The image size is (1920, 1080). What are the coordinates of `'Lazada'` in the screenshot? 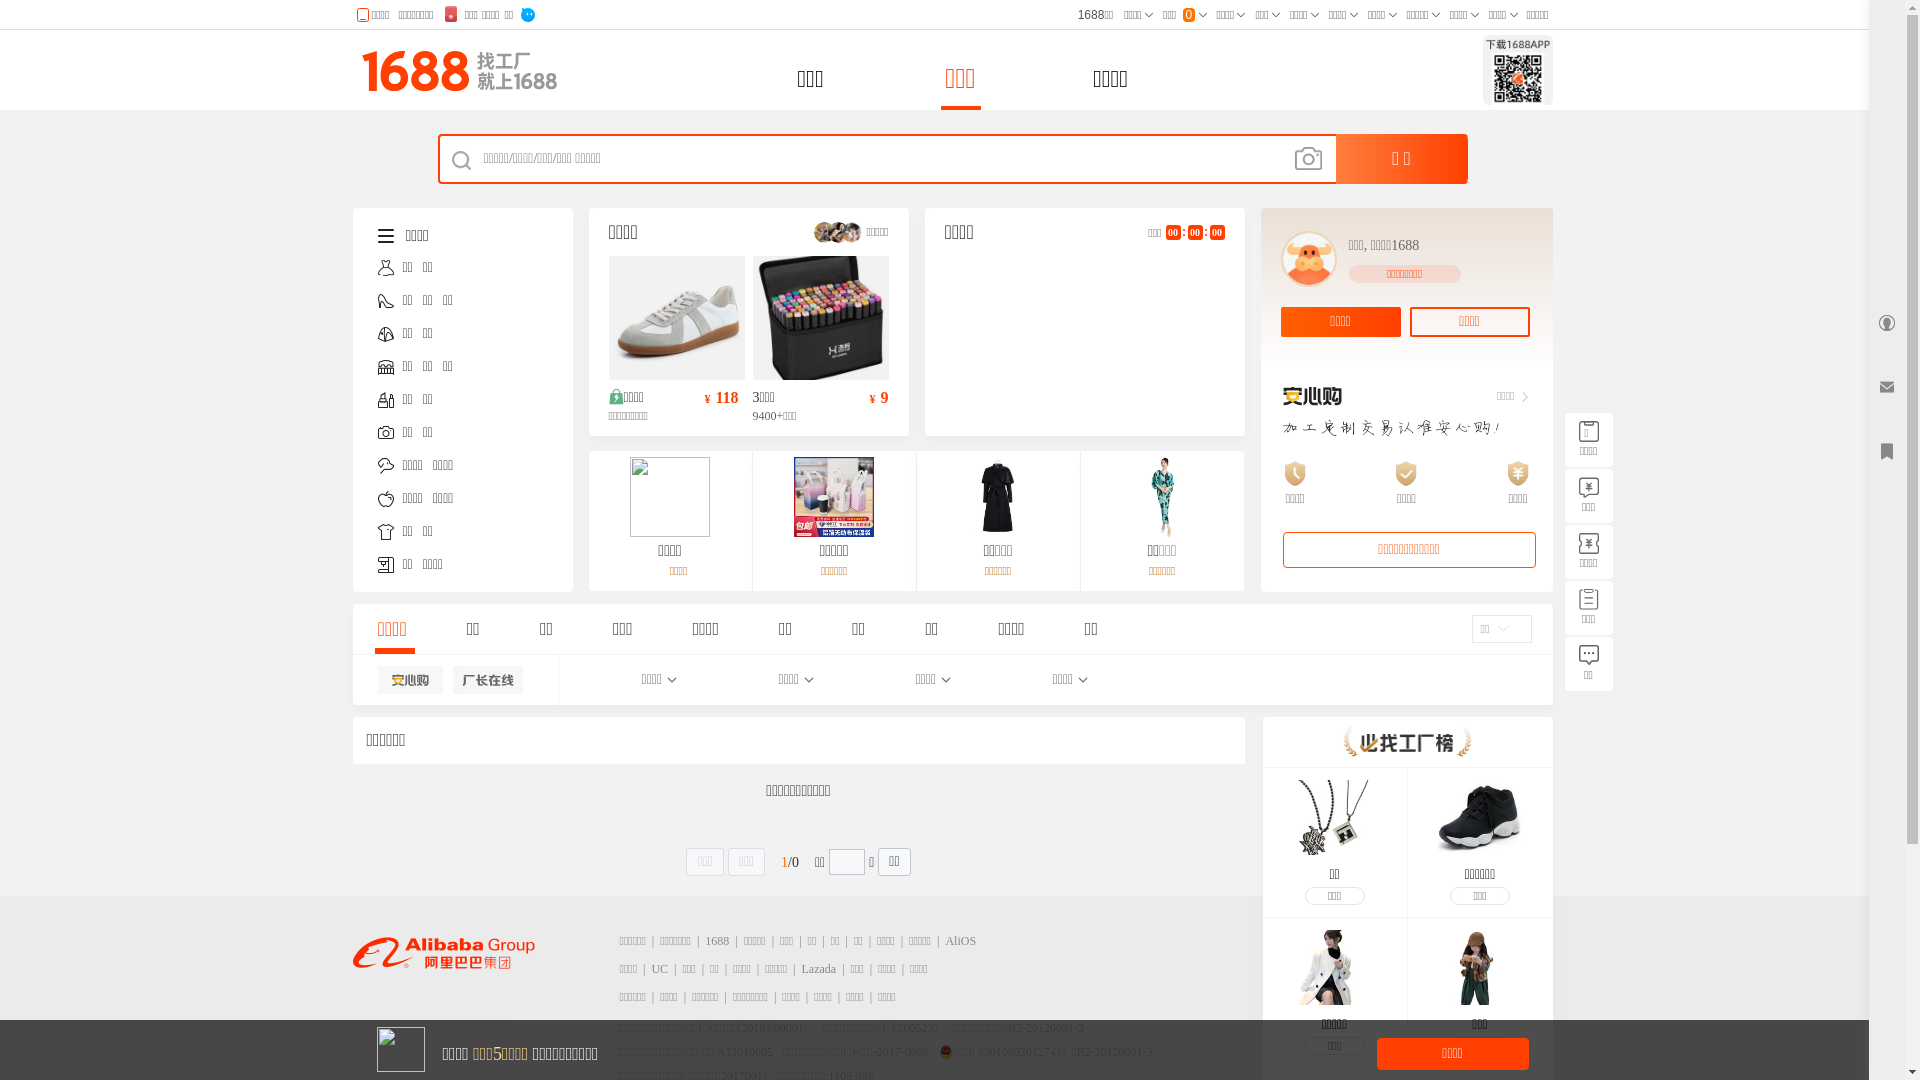 It's located at (801, 967).